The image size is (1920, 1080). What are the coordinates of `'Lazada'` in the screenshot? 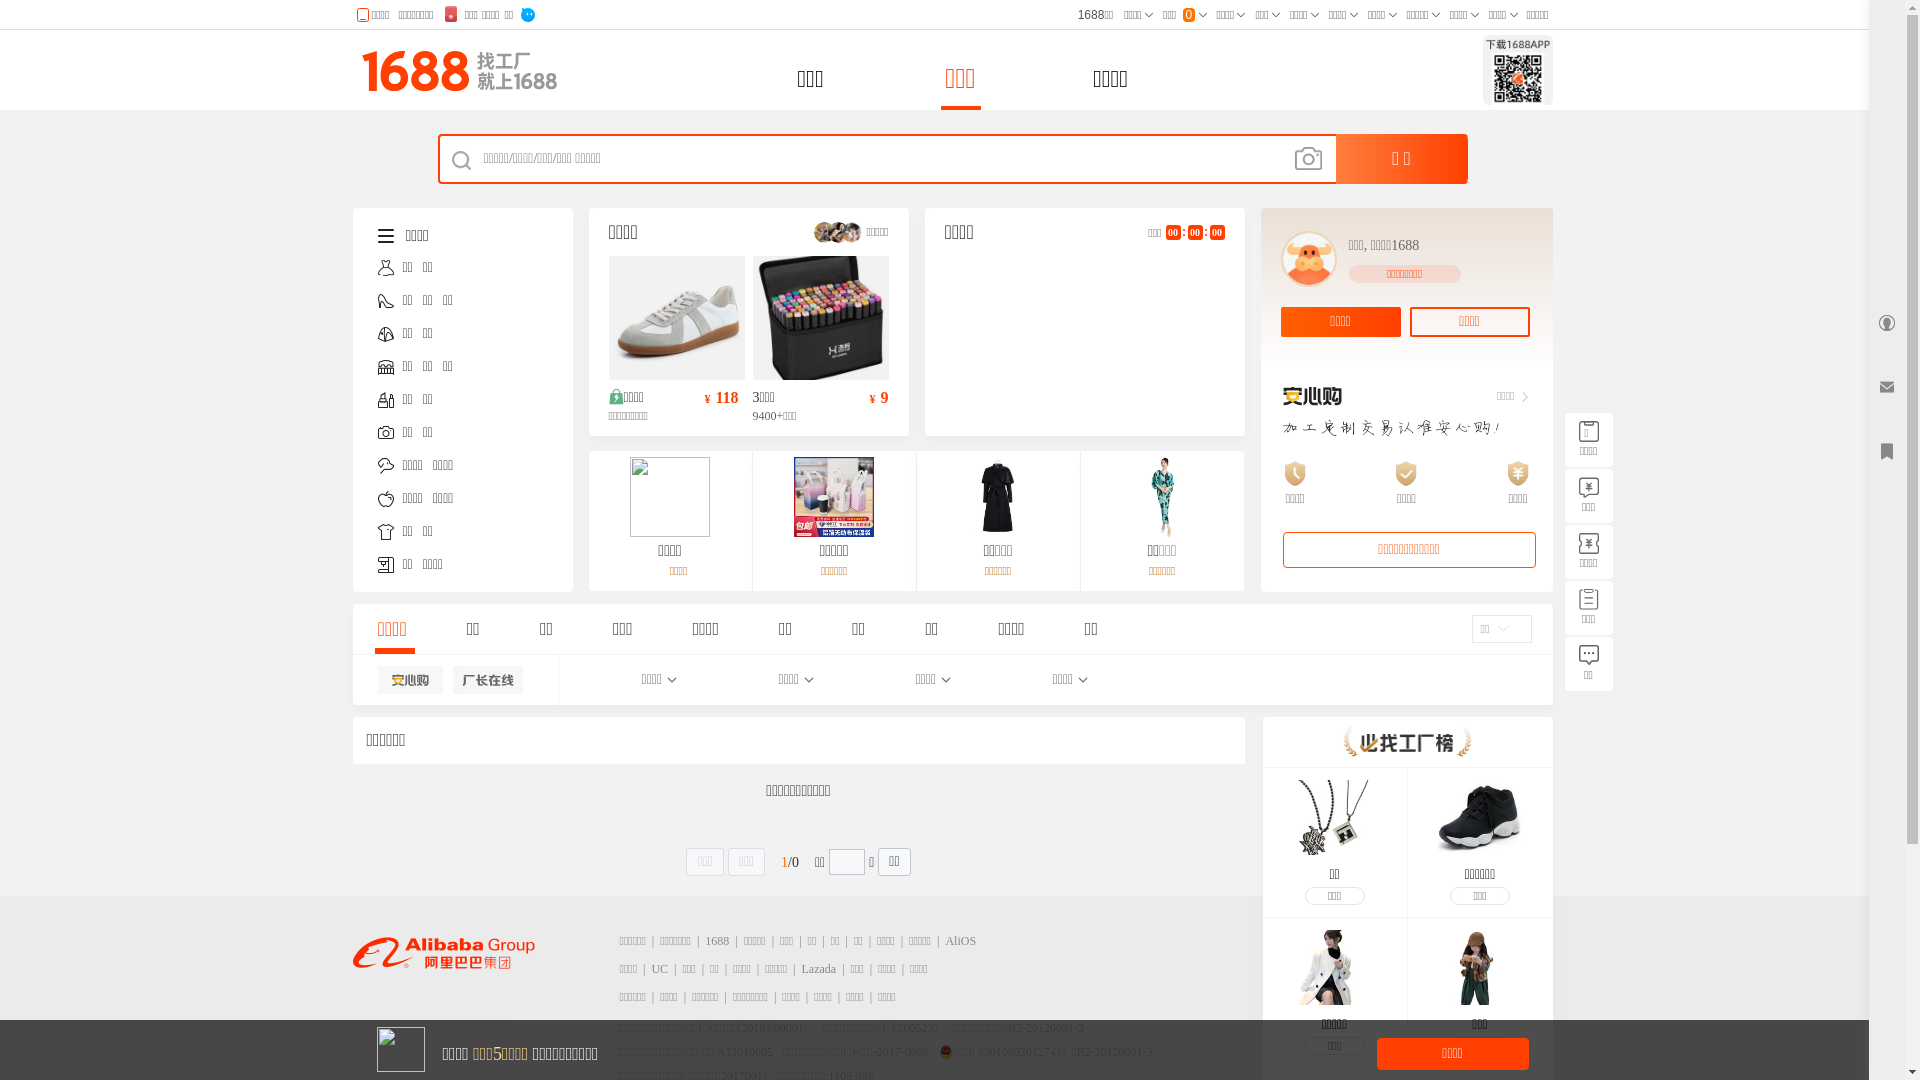 It's located at (801, 967).